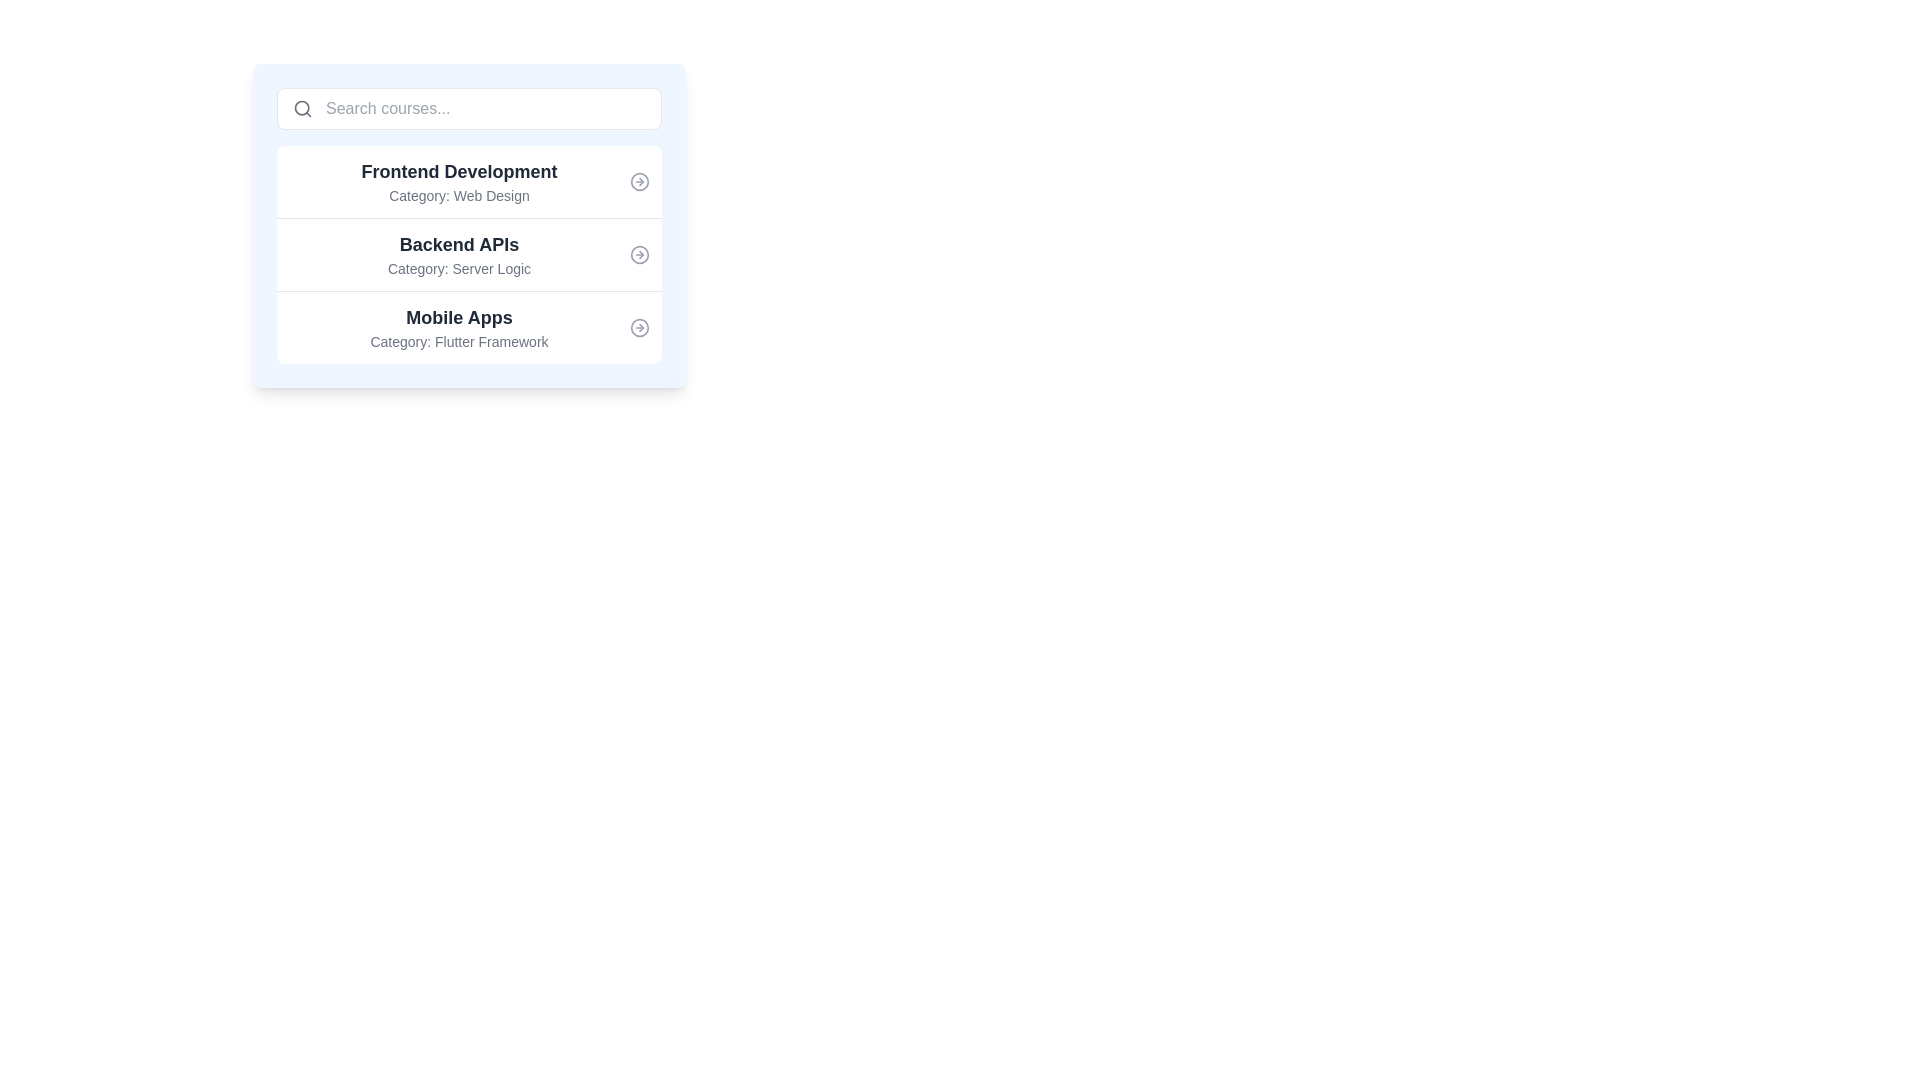 This screenshot has width=1920, height=1080. What do you see at coordinates (458, 341) in the screenshot?
I see `the Text Label indicating the category 'Flutter Framework' associated with the 'Mobile Apps' entry, located beneath the 'Mobile Apps' title text` at bounding box center [458, 341].